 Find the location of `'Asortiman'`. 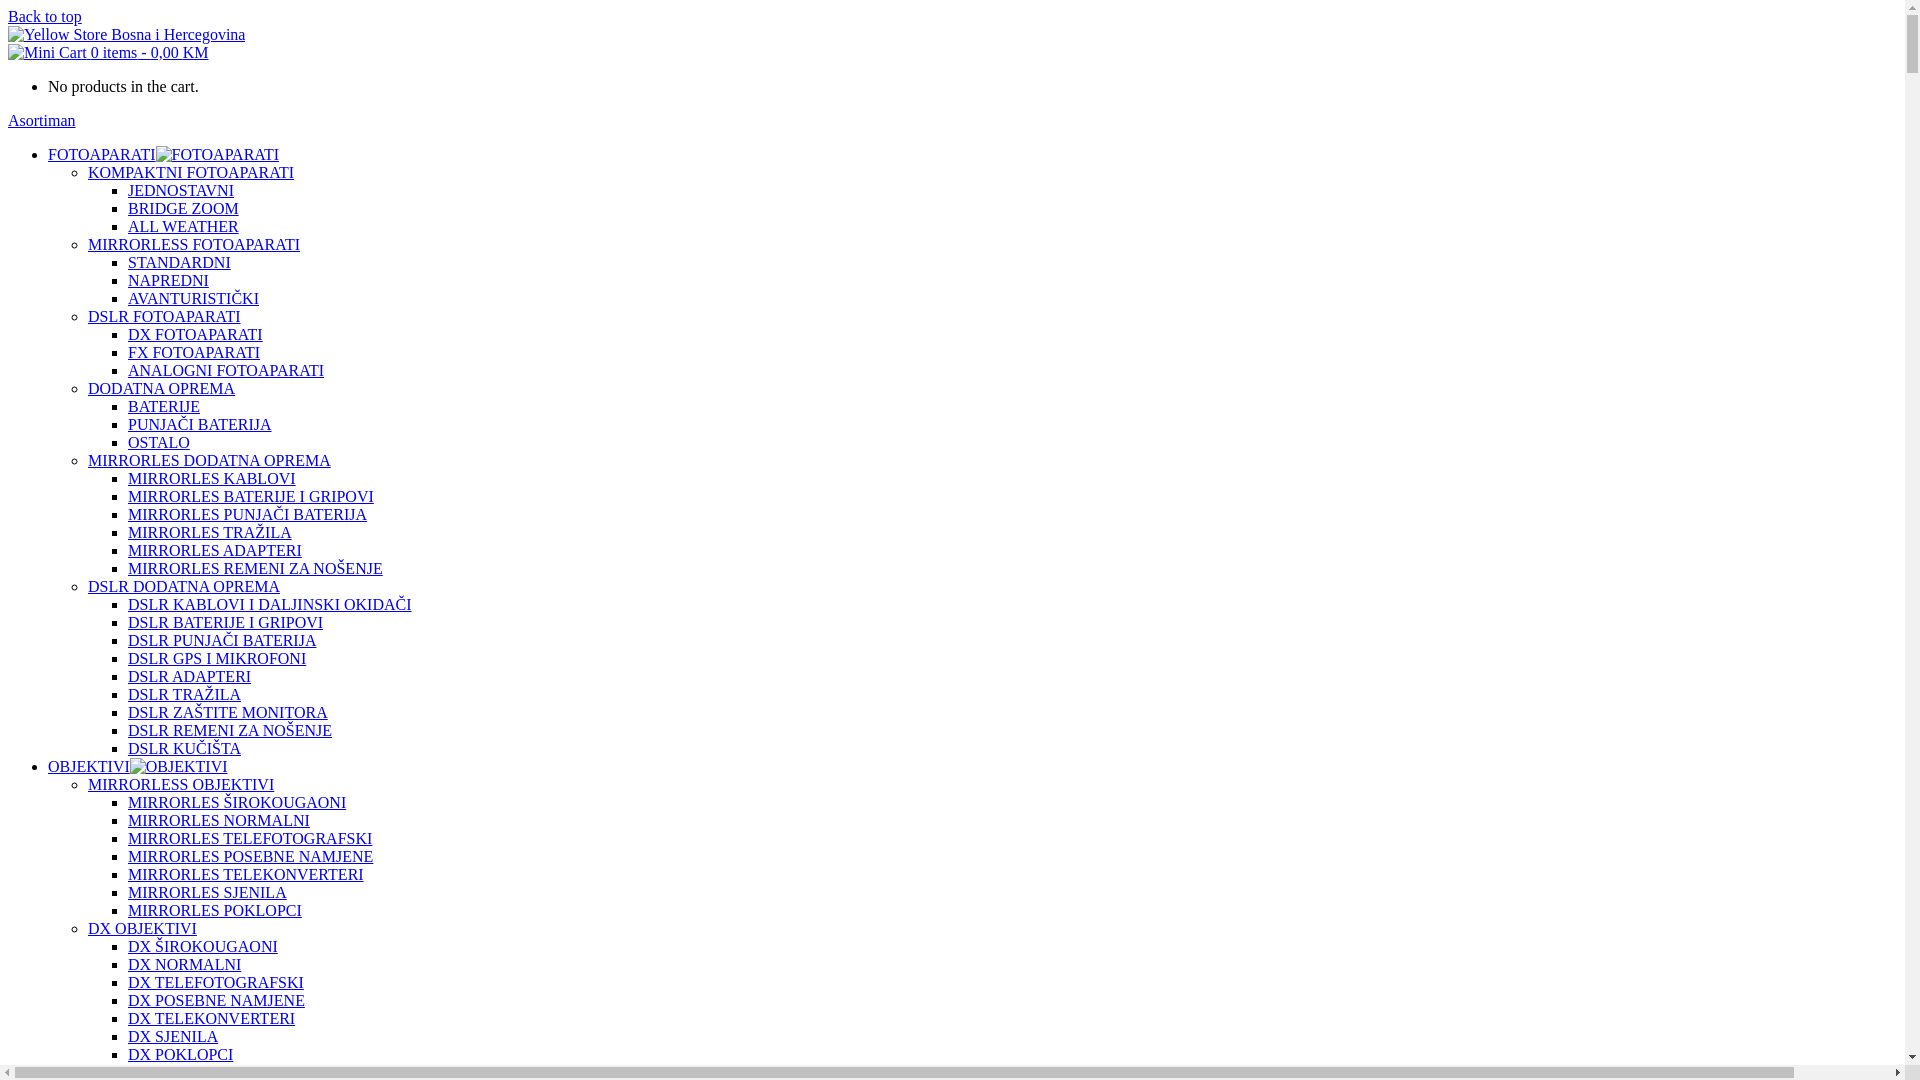

'Asortiman' is located at coordinates (42, 120).